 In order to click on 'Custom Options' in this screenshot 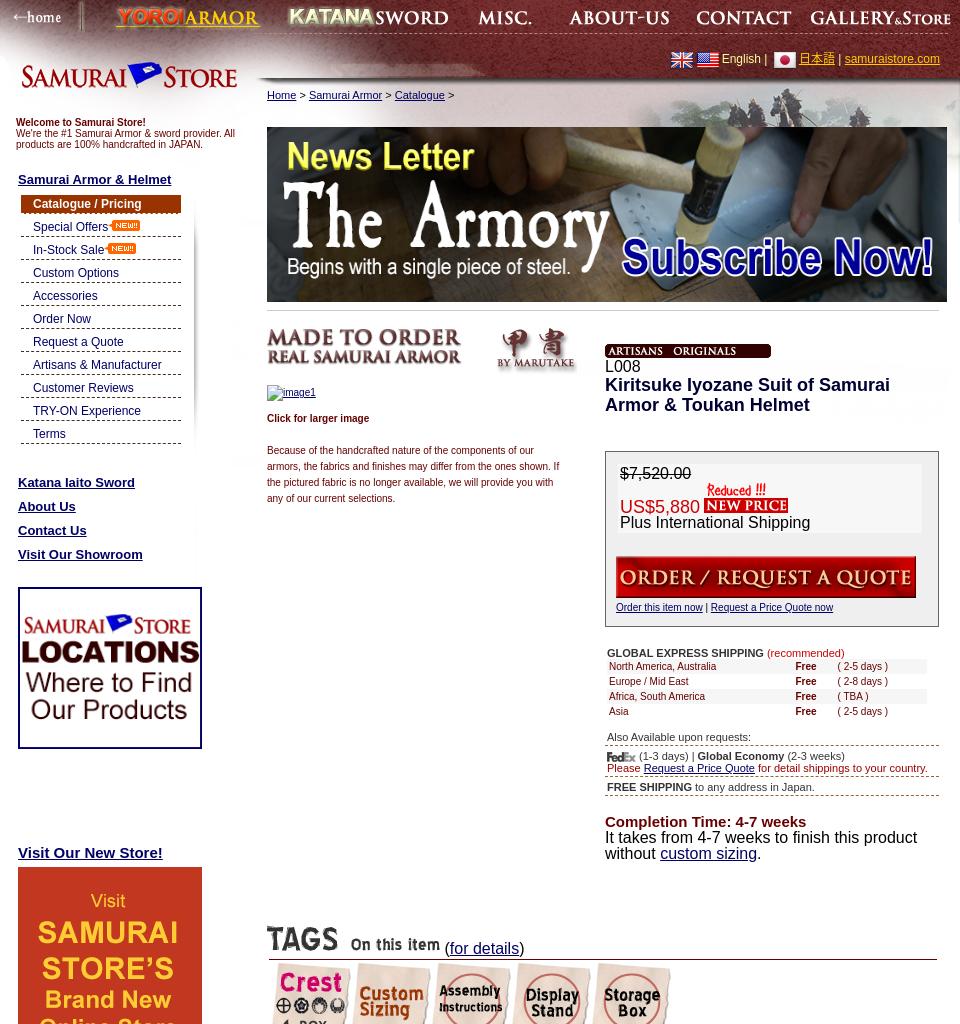, I will do `click(76, 272)`.